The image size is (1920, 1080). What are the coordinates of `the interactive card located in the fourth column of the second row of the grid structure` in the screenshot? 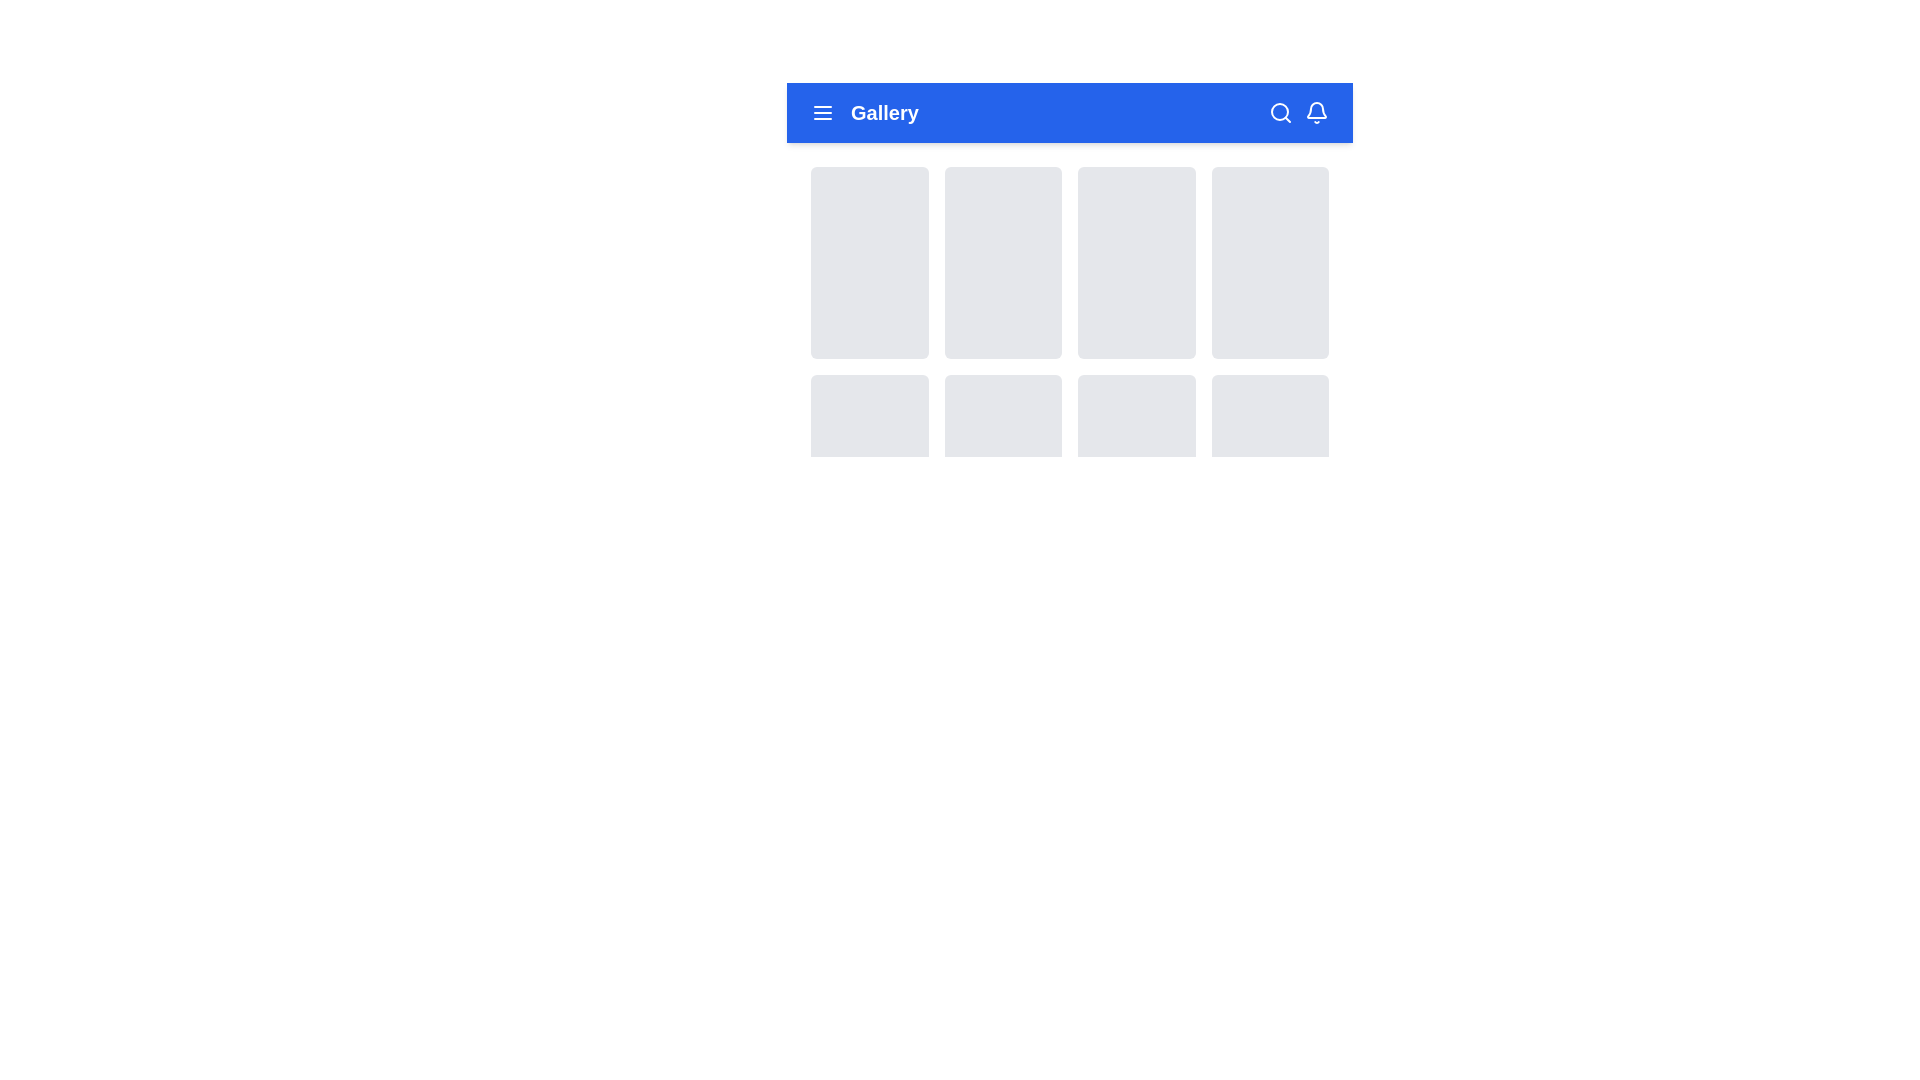 It's located at (1269, 470).